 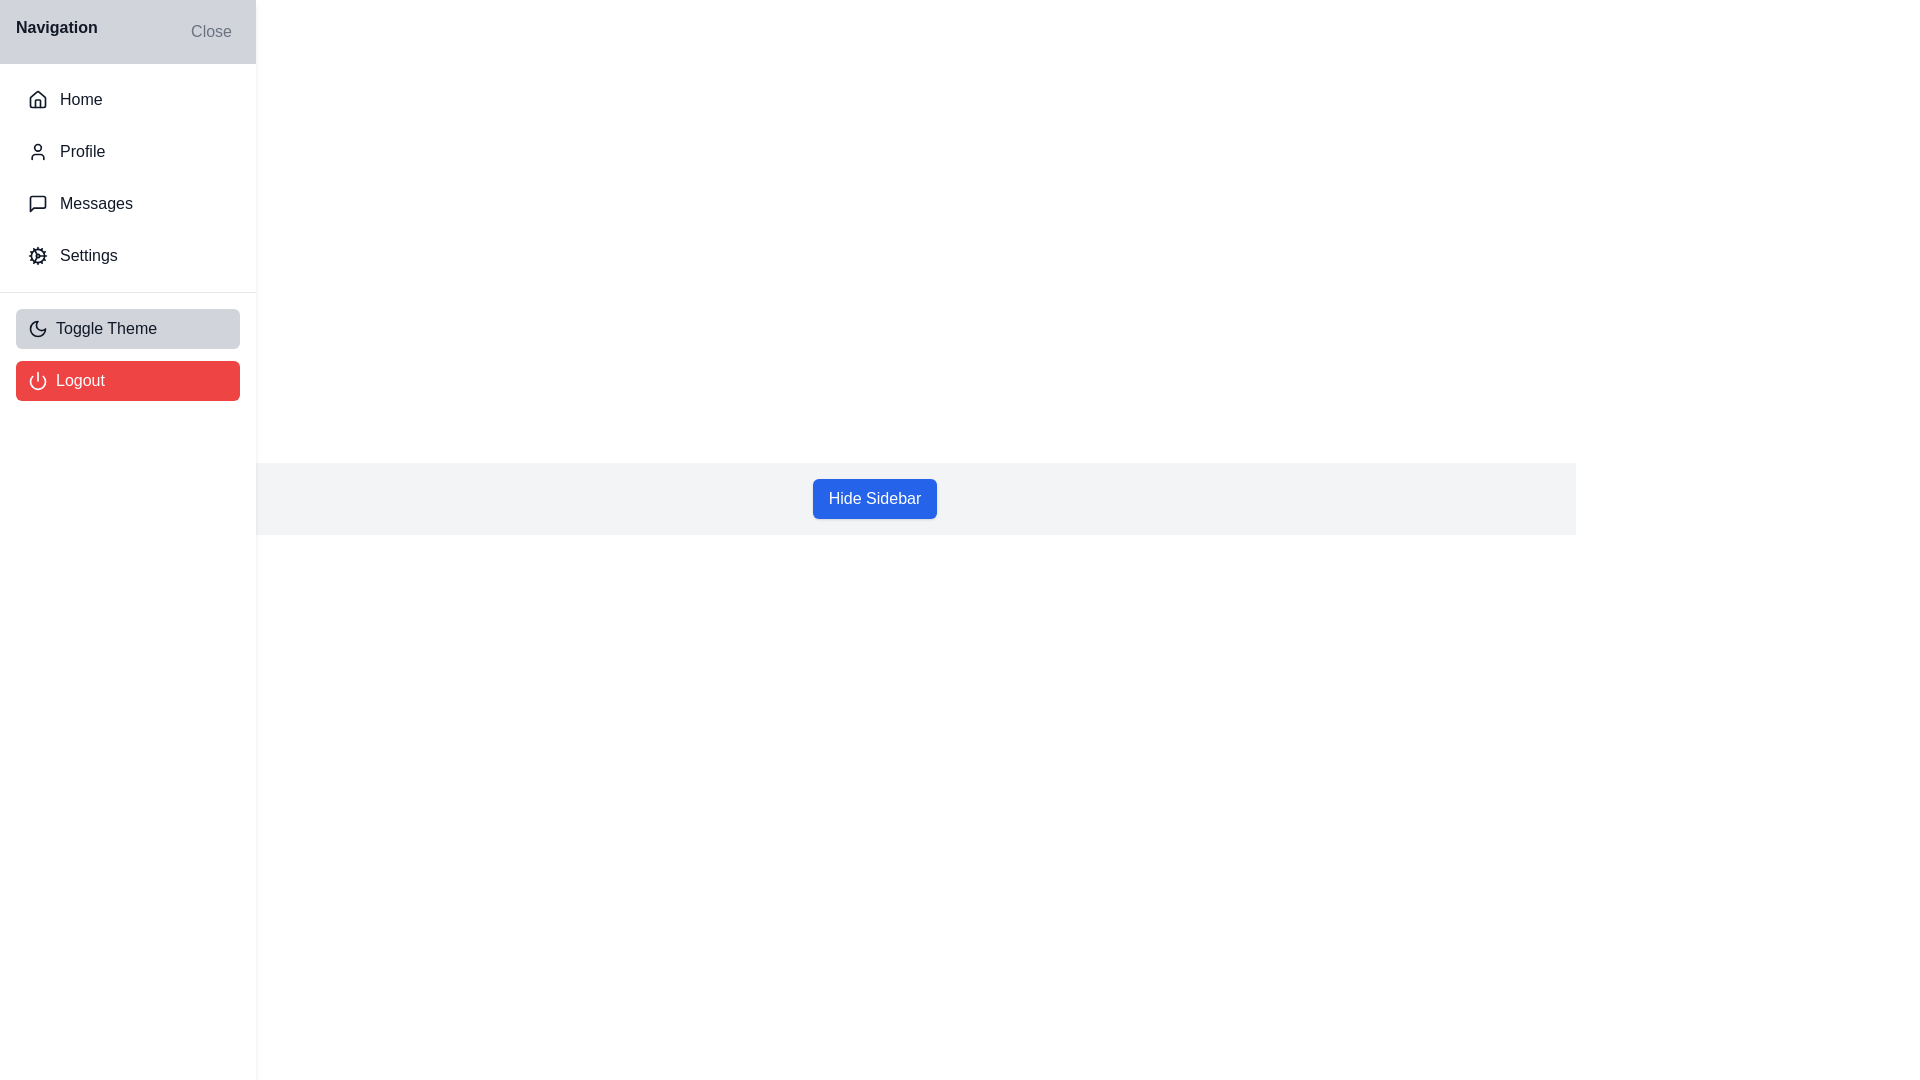 I want to click on the 'Profile' navigation link in the interactive sidebar menu, so click(x=127, y=150).